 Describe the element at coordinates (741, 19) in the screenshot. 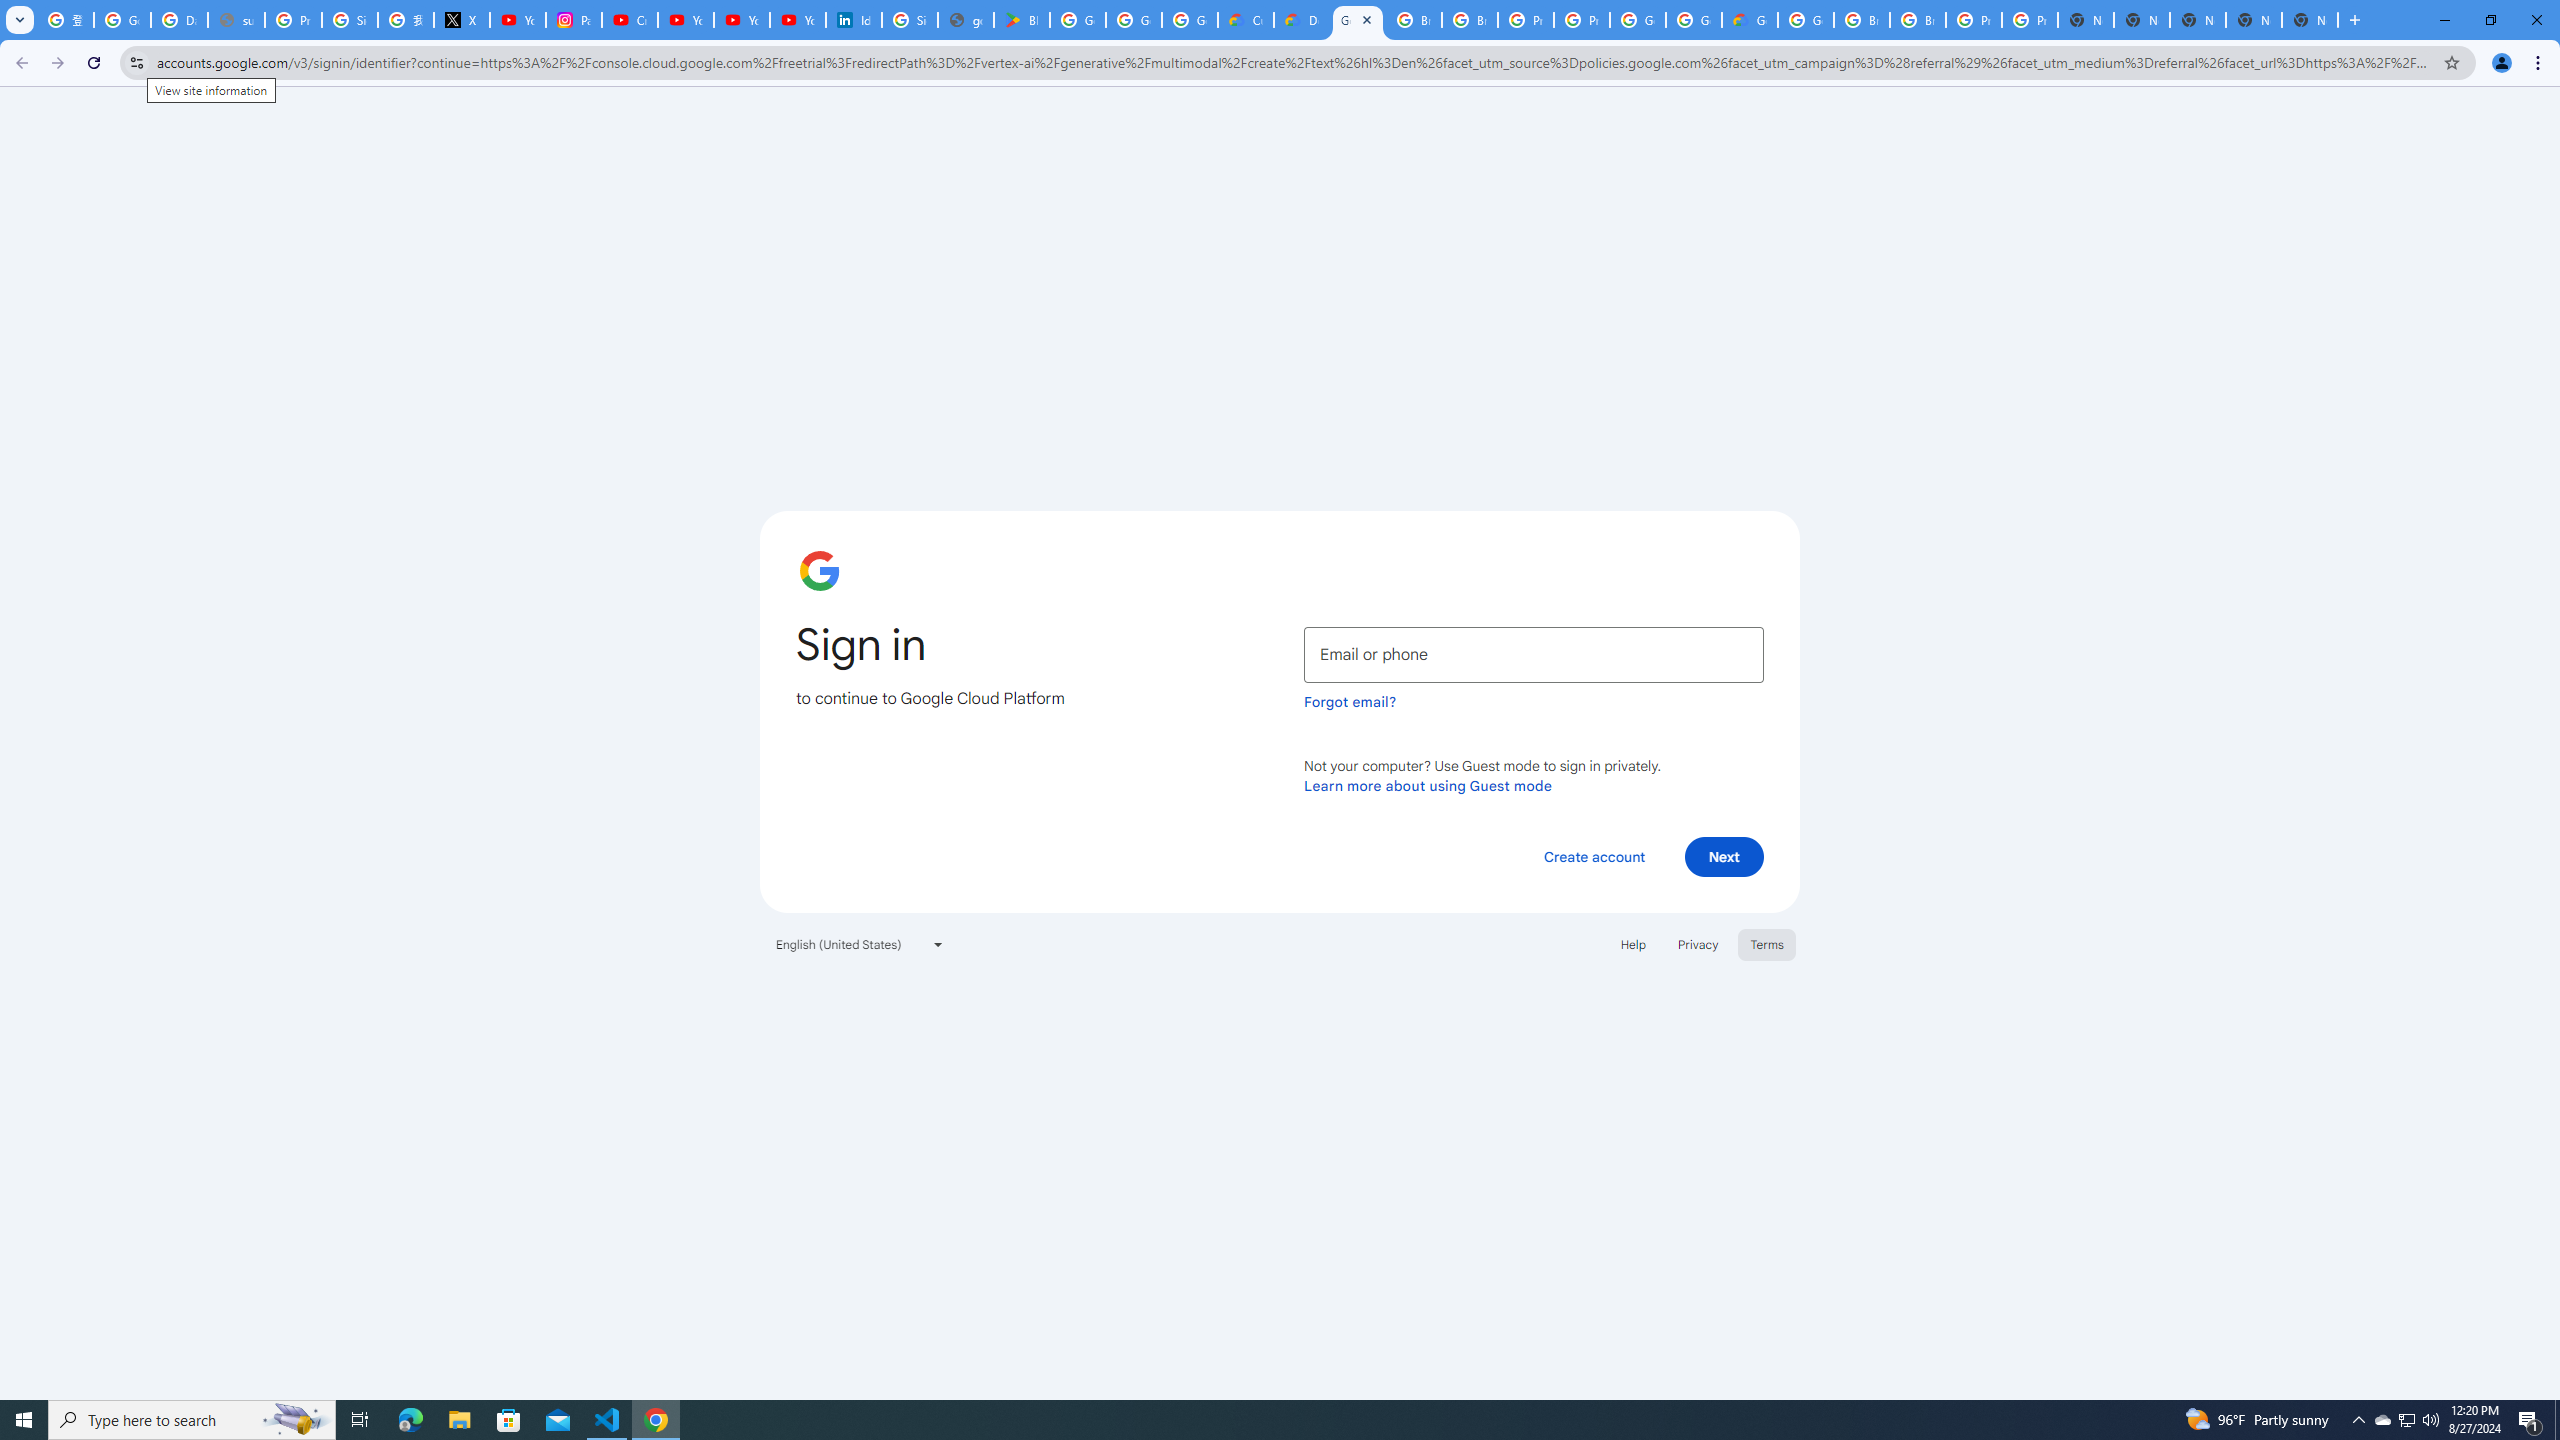

I see `'YouTube Culture & Trends - YouTube Top 10, 2021'` at that location.